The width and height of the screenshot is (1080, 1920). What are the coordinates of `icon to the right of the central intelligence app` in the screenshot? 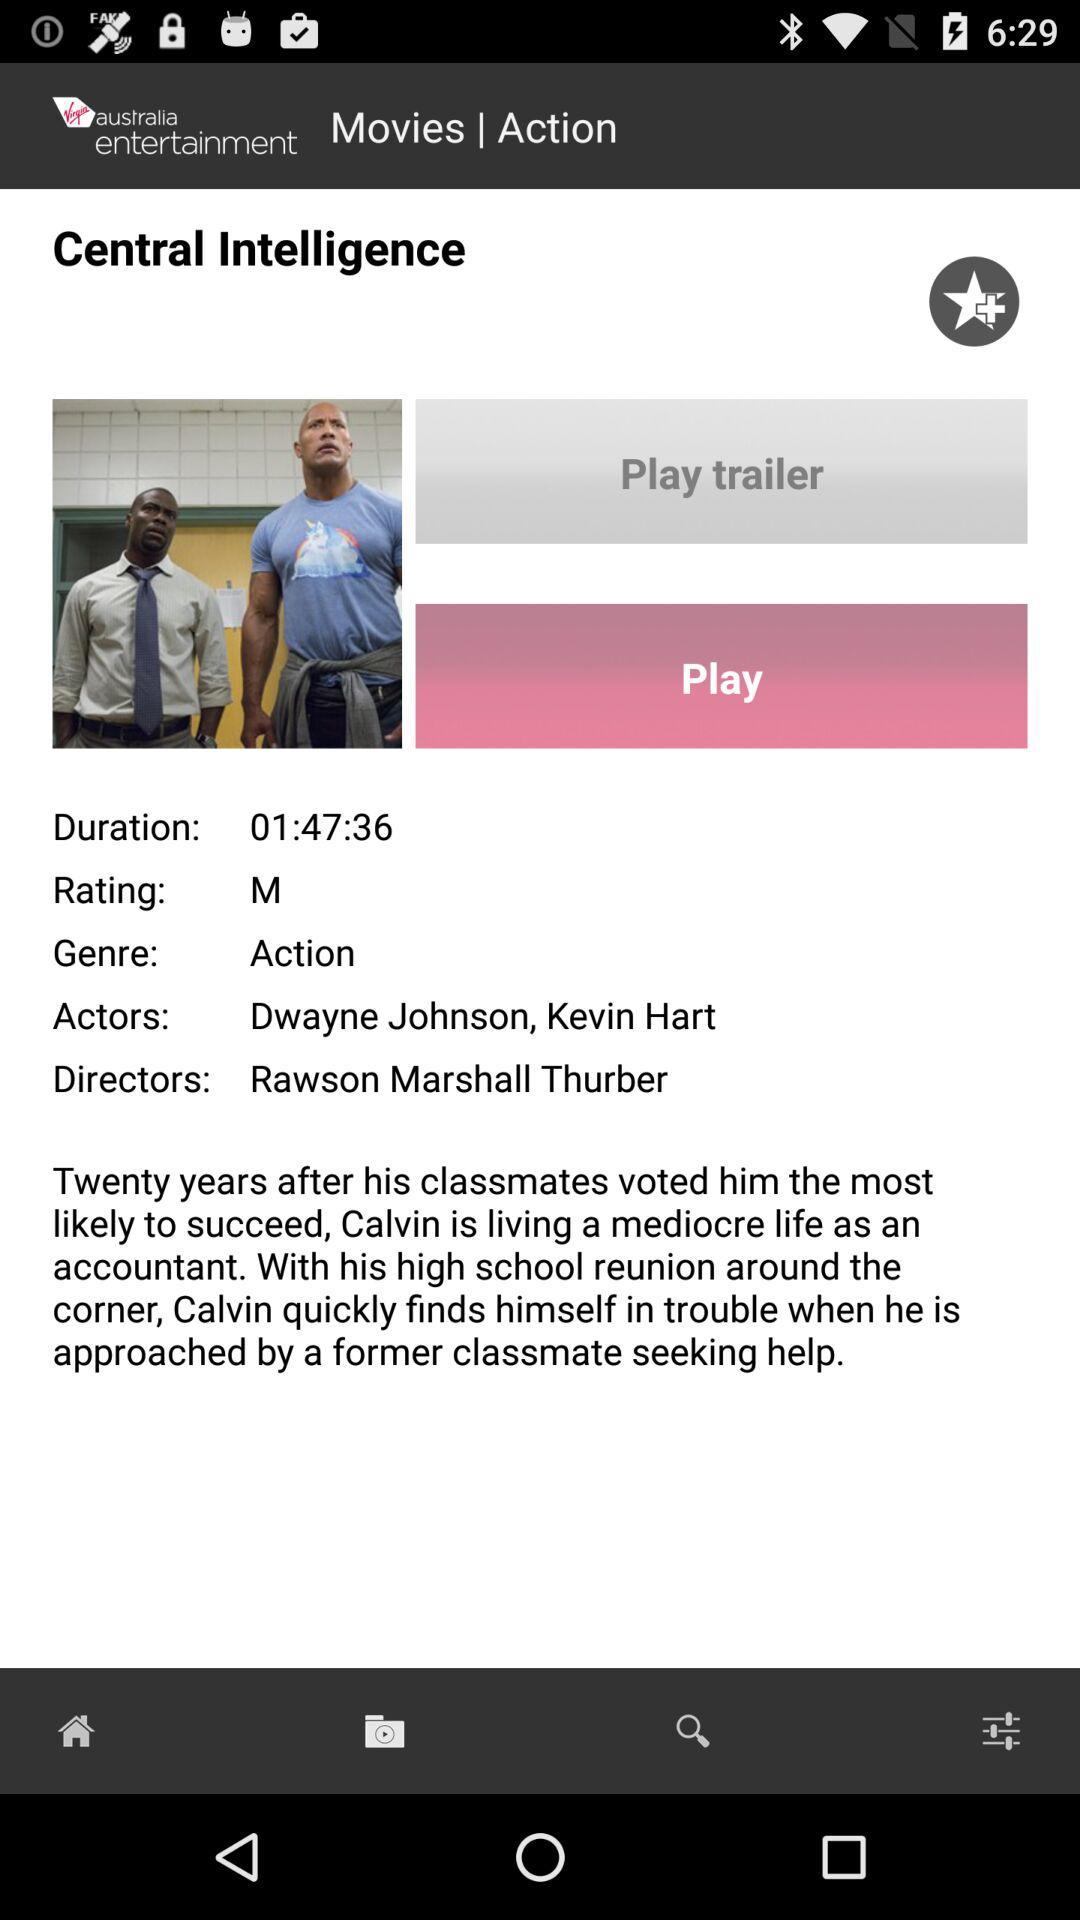 It's located at (973, 279).